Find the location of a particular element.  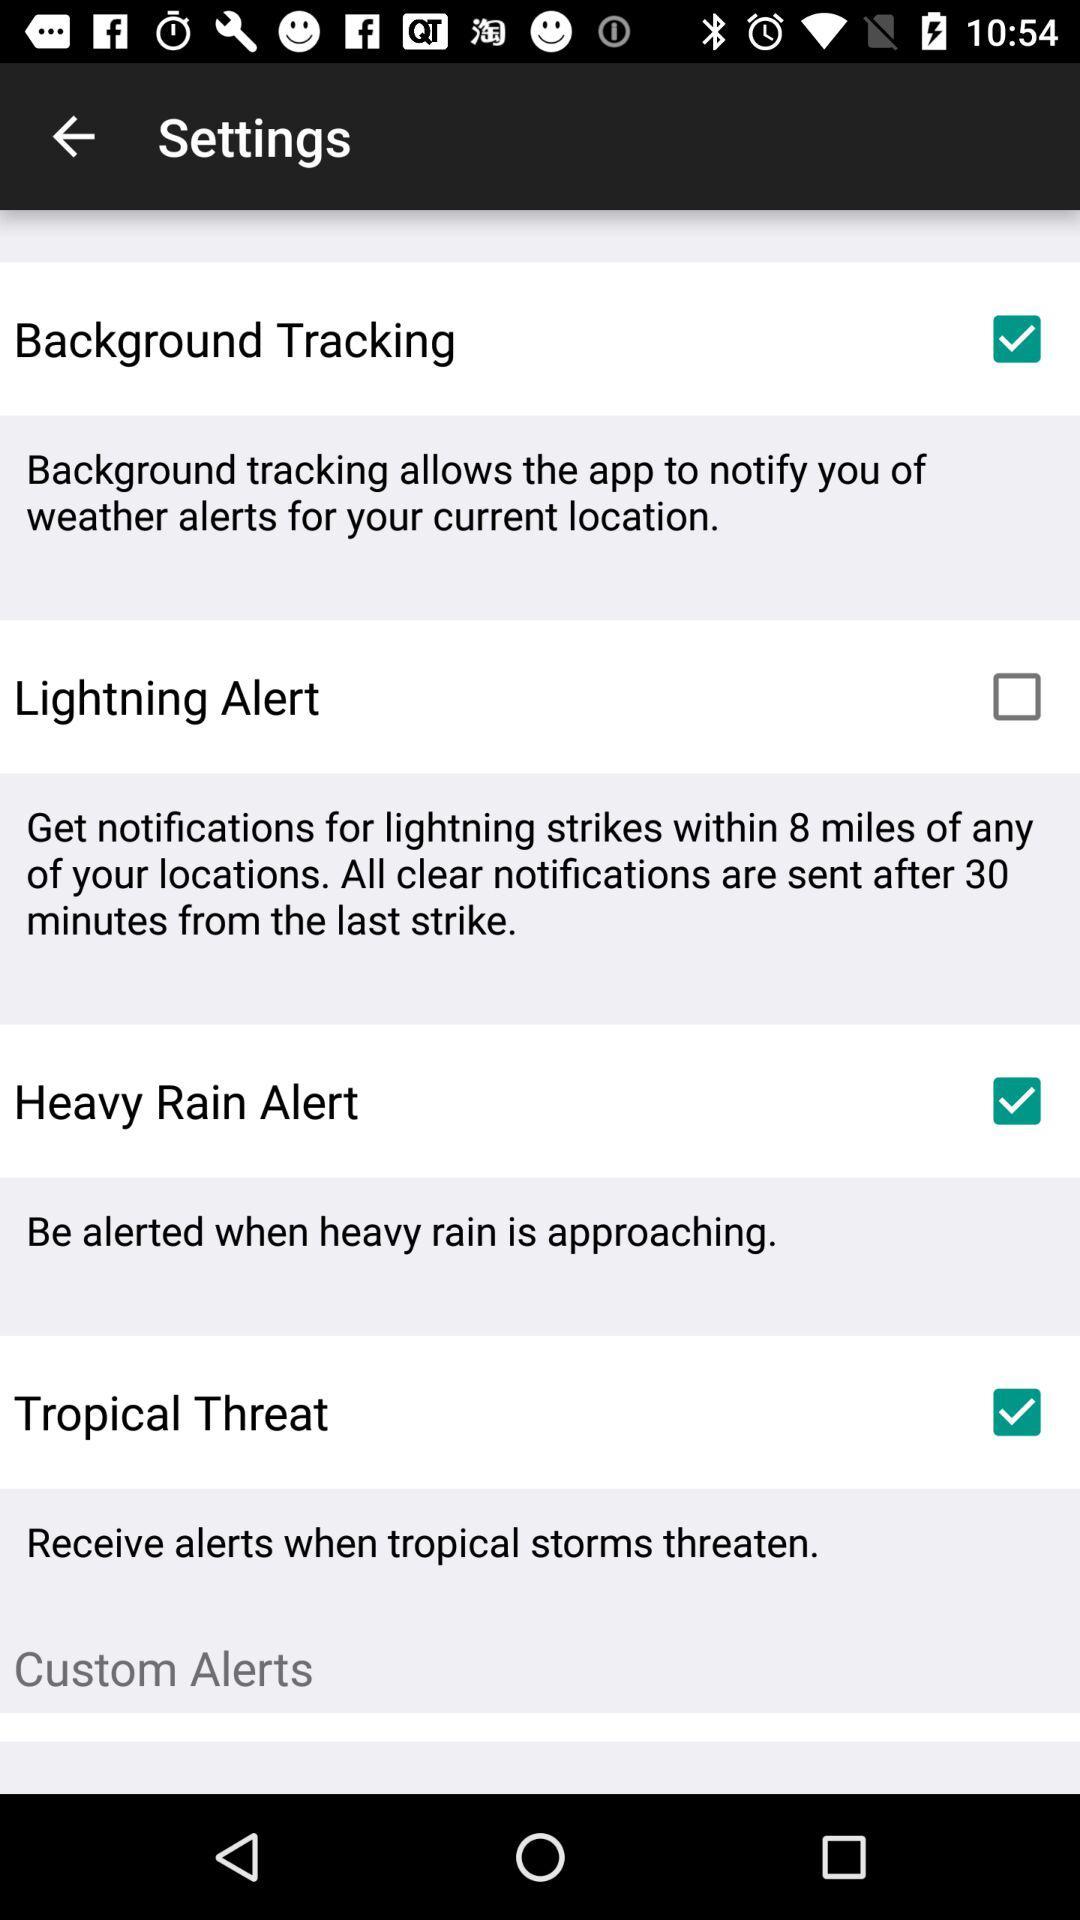

the item below the background tracking allows icon is located at coordinates (1017, 696).